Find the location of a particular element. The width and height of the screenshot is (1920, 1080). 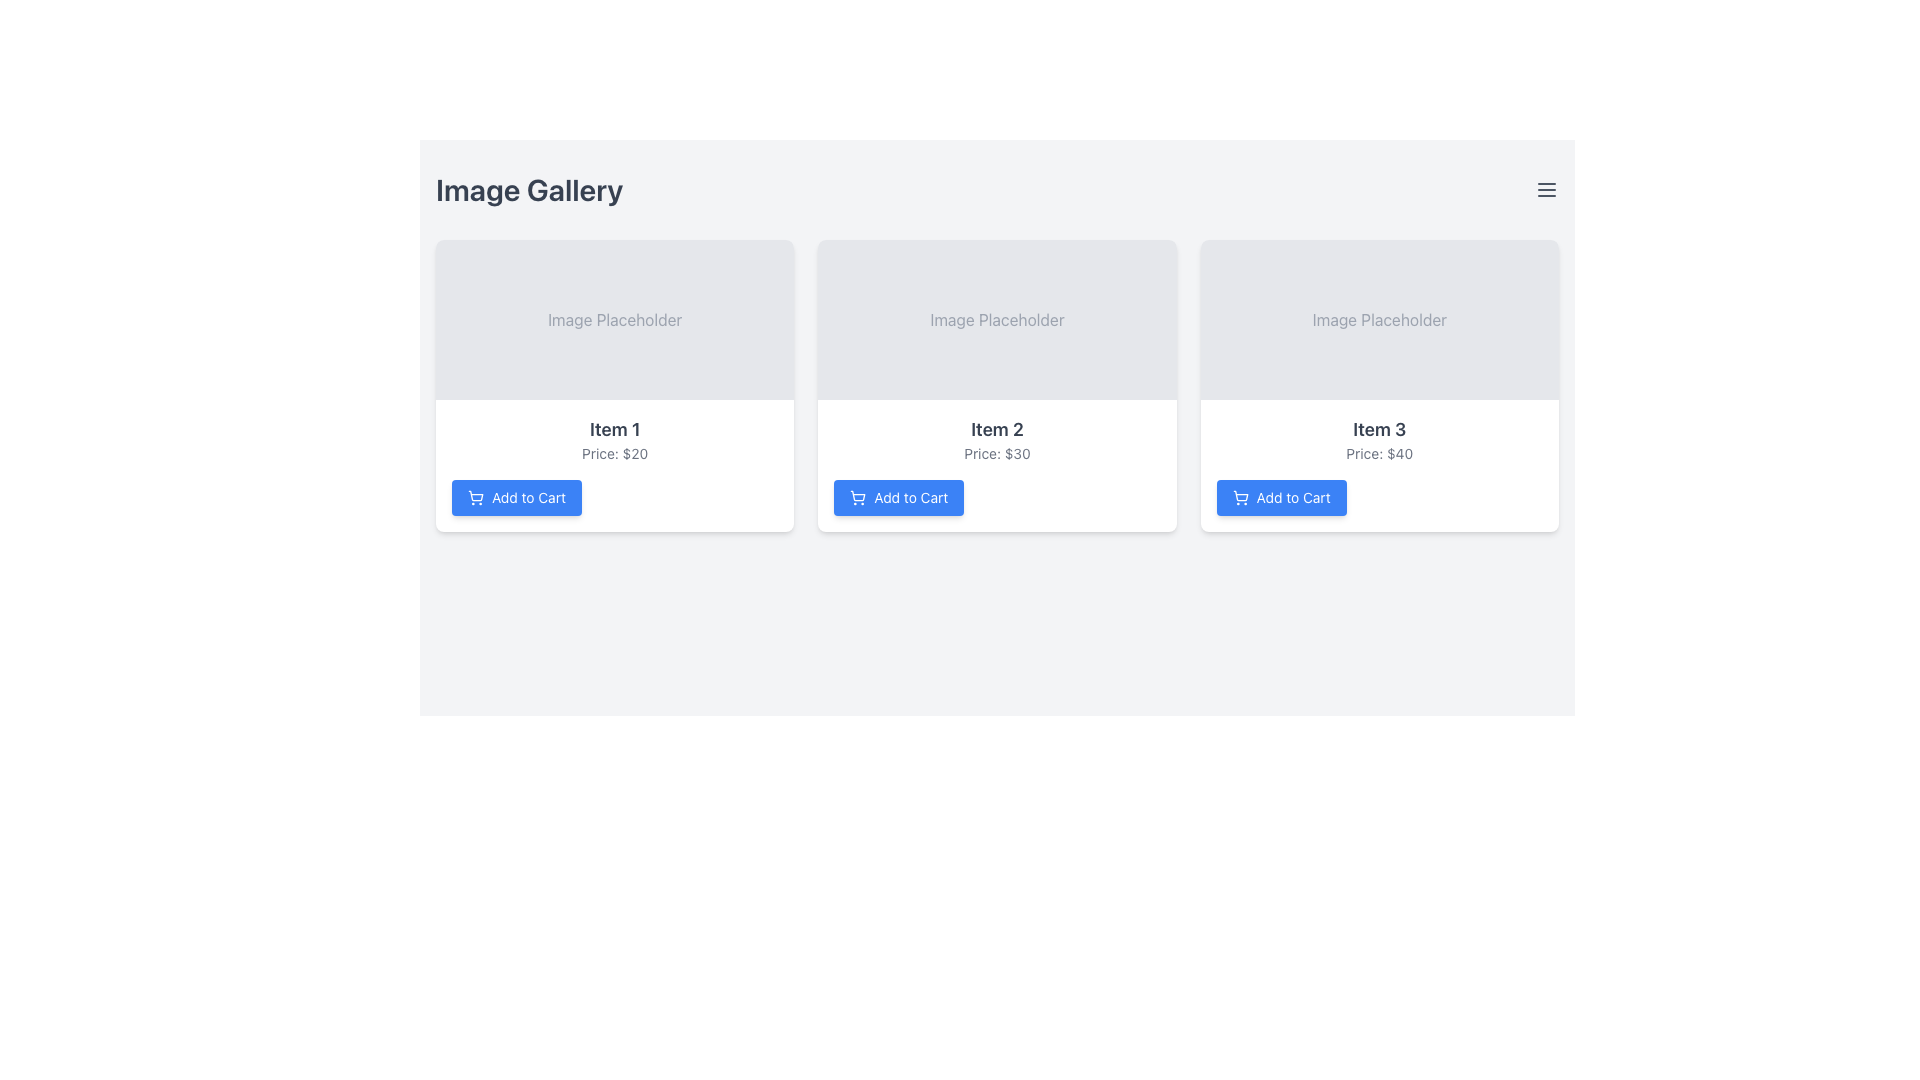

the text label 'Item 3', which is styled with a larger font size and bold text, positioned above the price information and the 'Add to Cart' button in the card for the third item is located at coordinates (1378, 428).